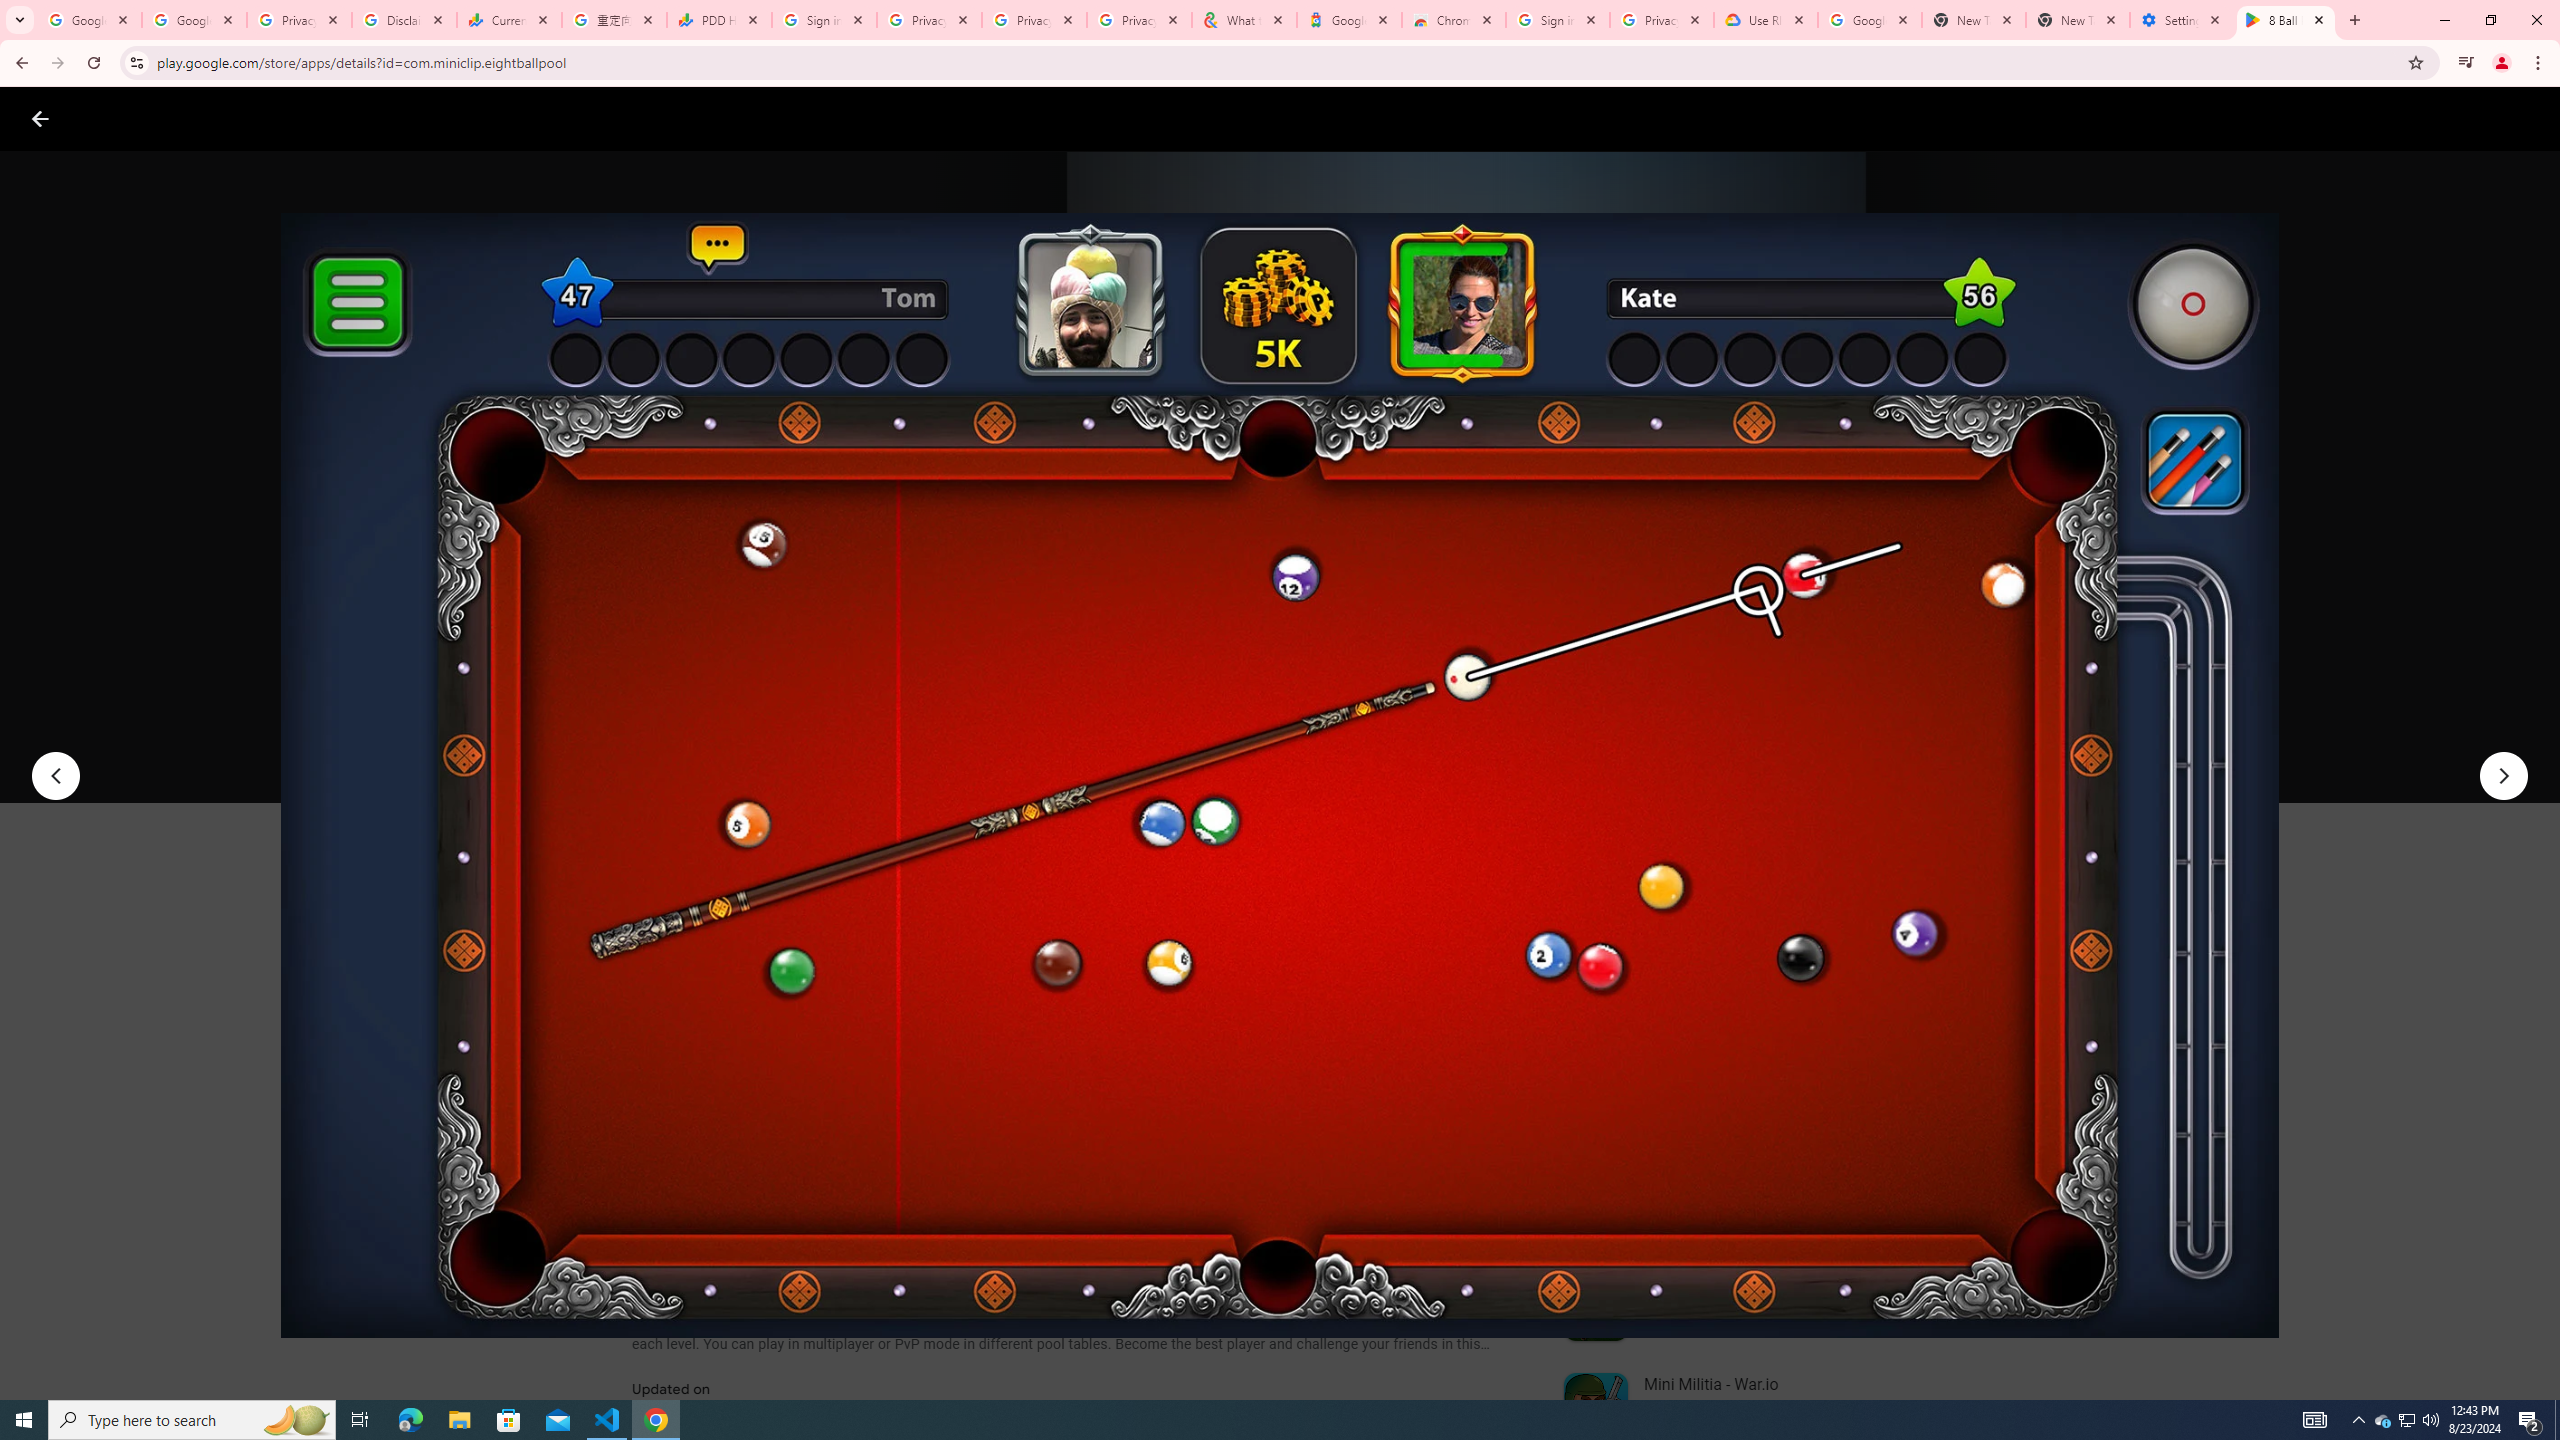  I want to click on 'New Tab', so click(2078, 19).